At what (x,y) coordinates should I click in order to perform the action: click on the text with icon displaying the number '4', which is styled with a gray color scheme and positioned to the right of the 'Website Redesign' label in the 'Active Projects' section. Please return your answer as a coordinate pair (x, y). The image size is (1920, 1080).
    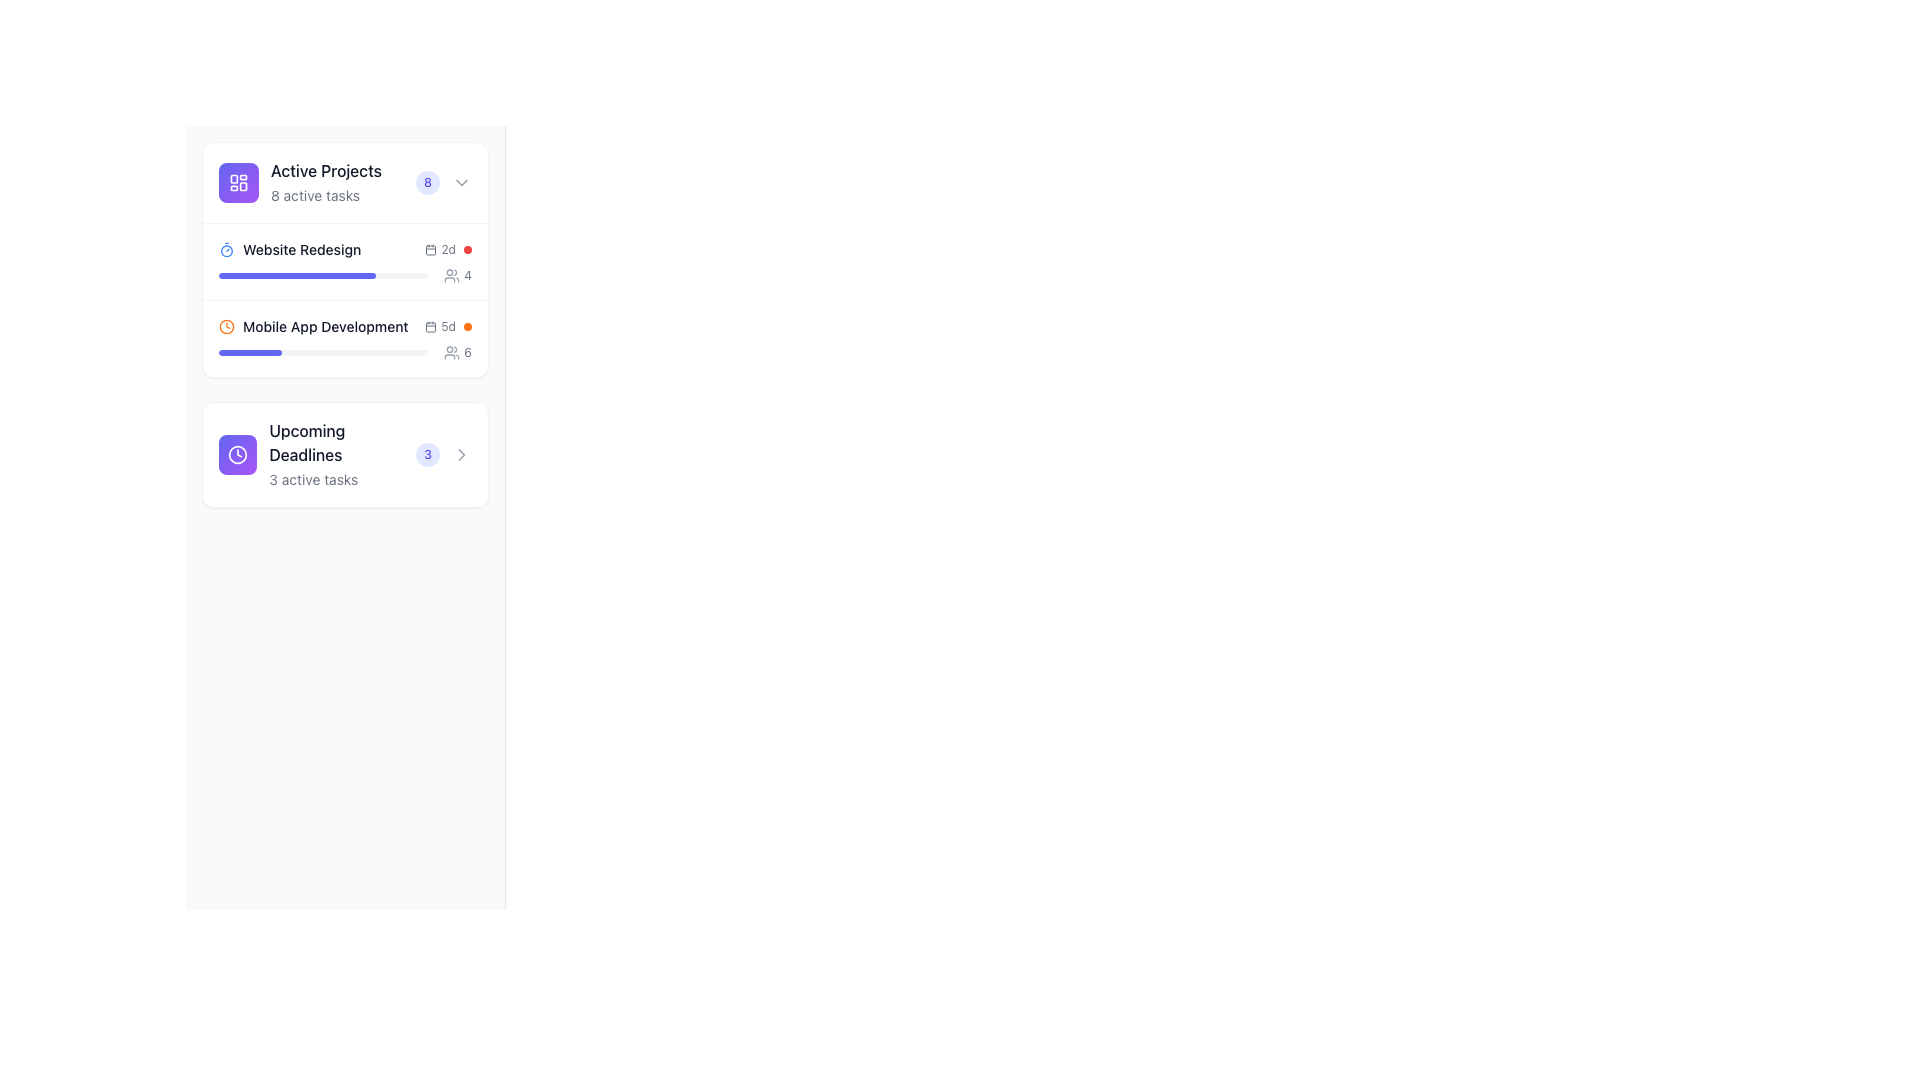
    Looking at the image, I should click on (457, 276).